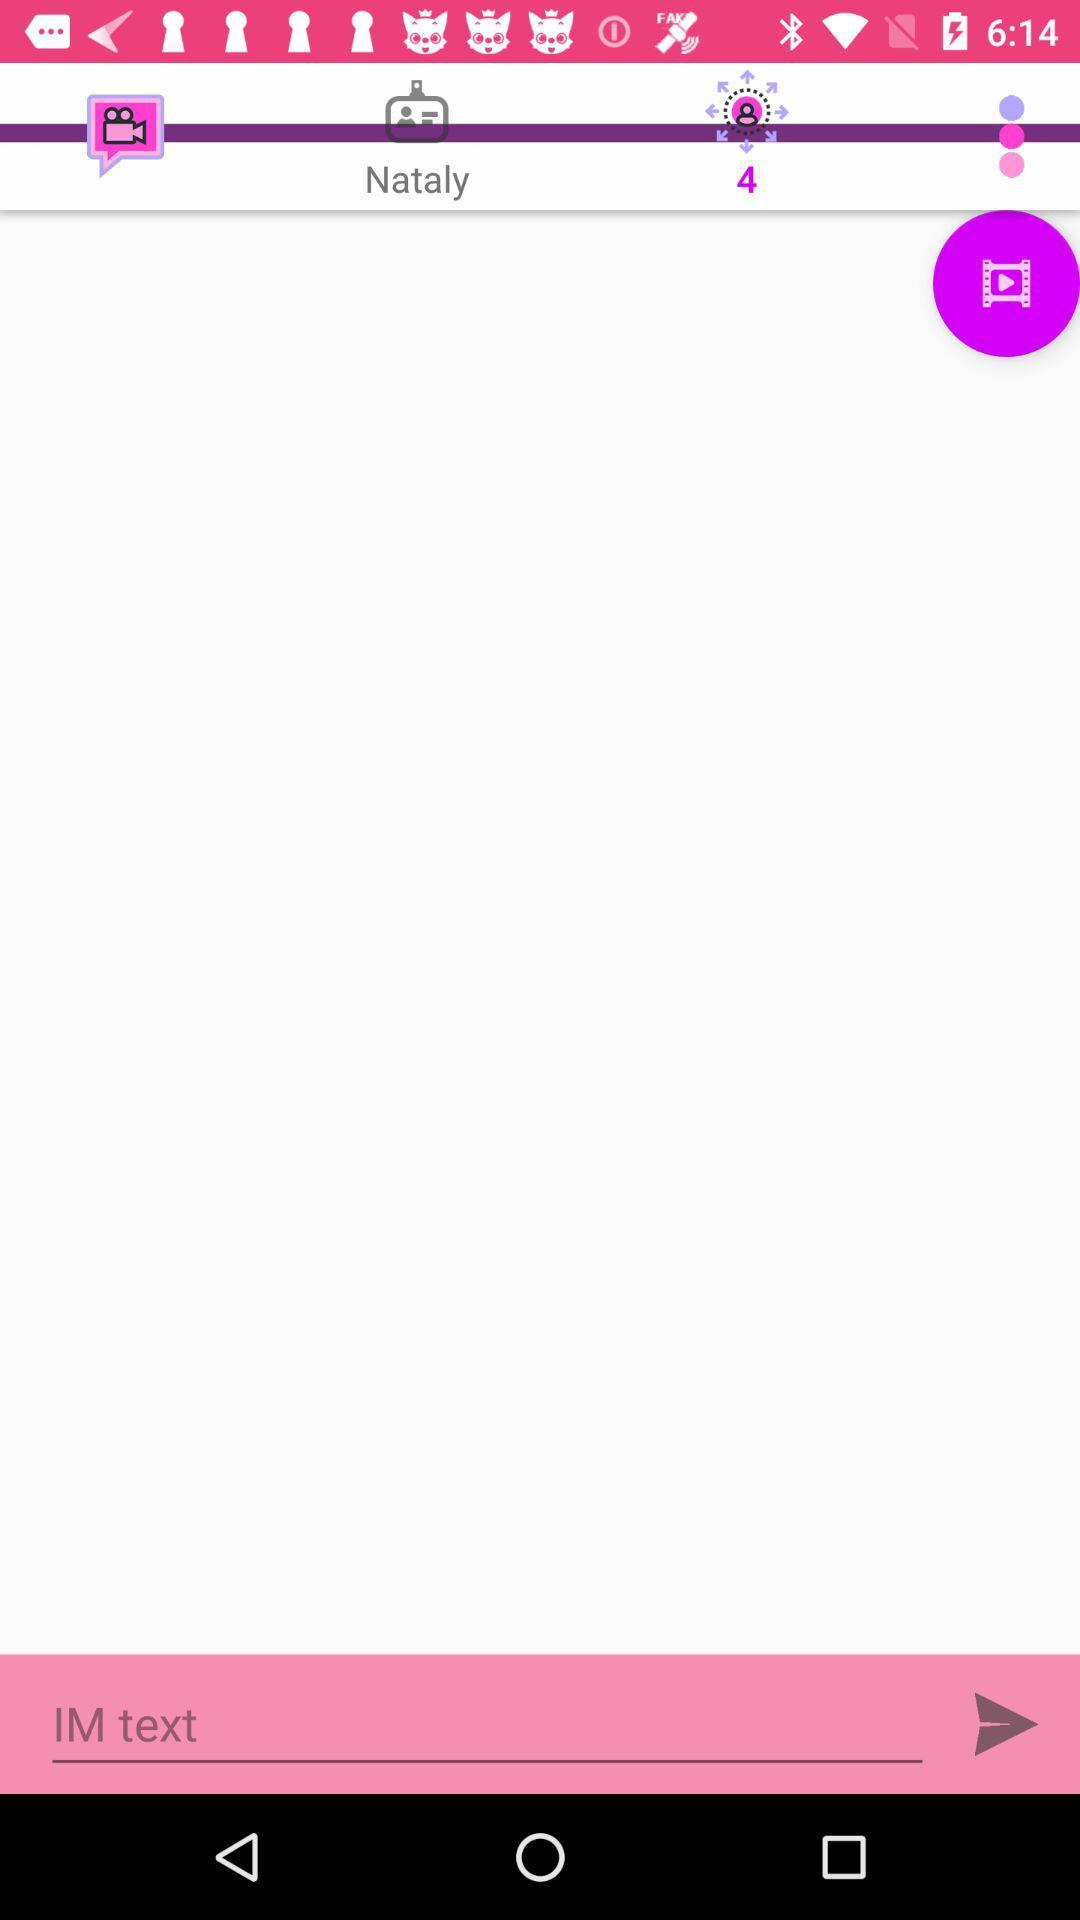  Describe the element at coordinates (487, 1723) in the screenshot. I see `text entry` at that location.